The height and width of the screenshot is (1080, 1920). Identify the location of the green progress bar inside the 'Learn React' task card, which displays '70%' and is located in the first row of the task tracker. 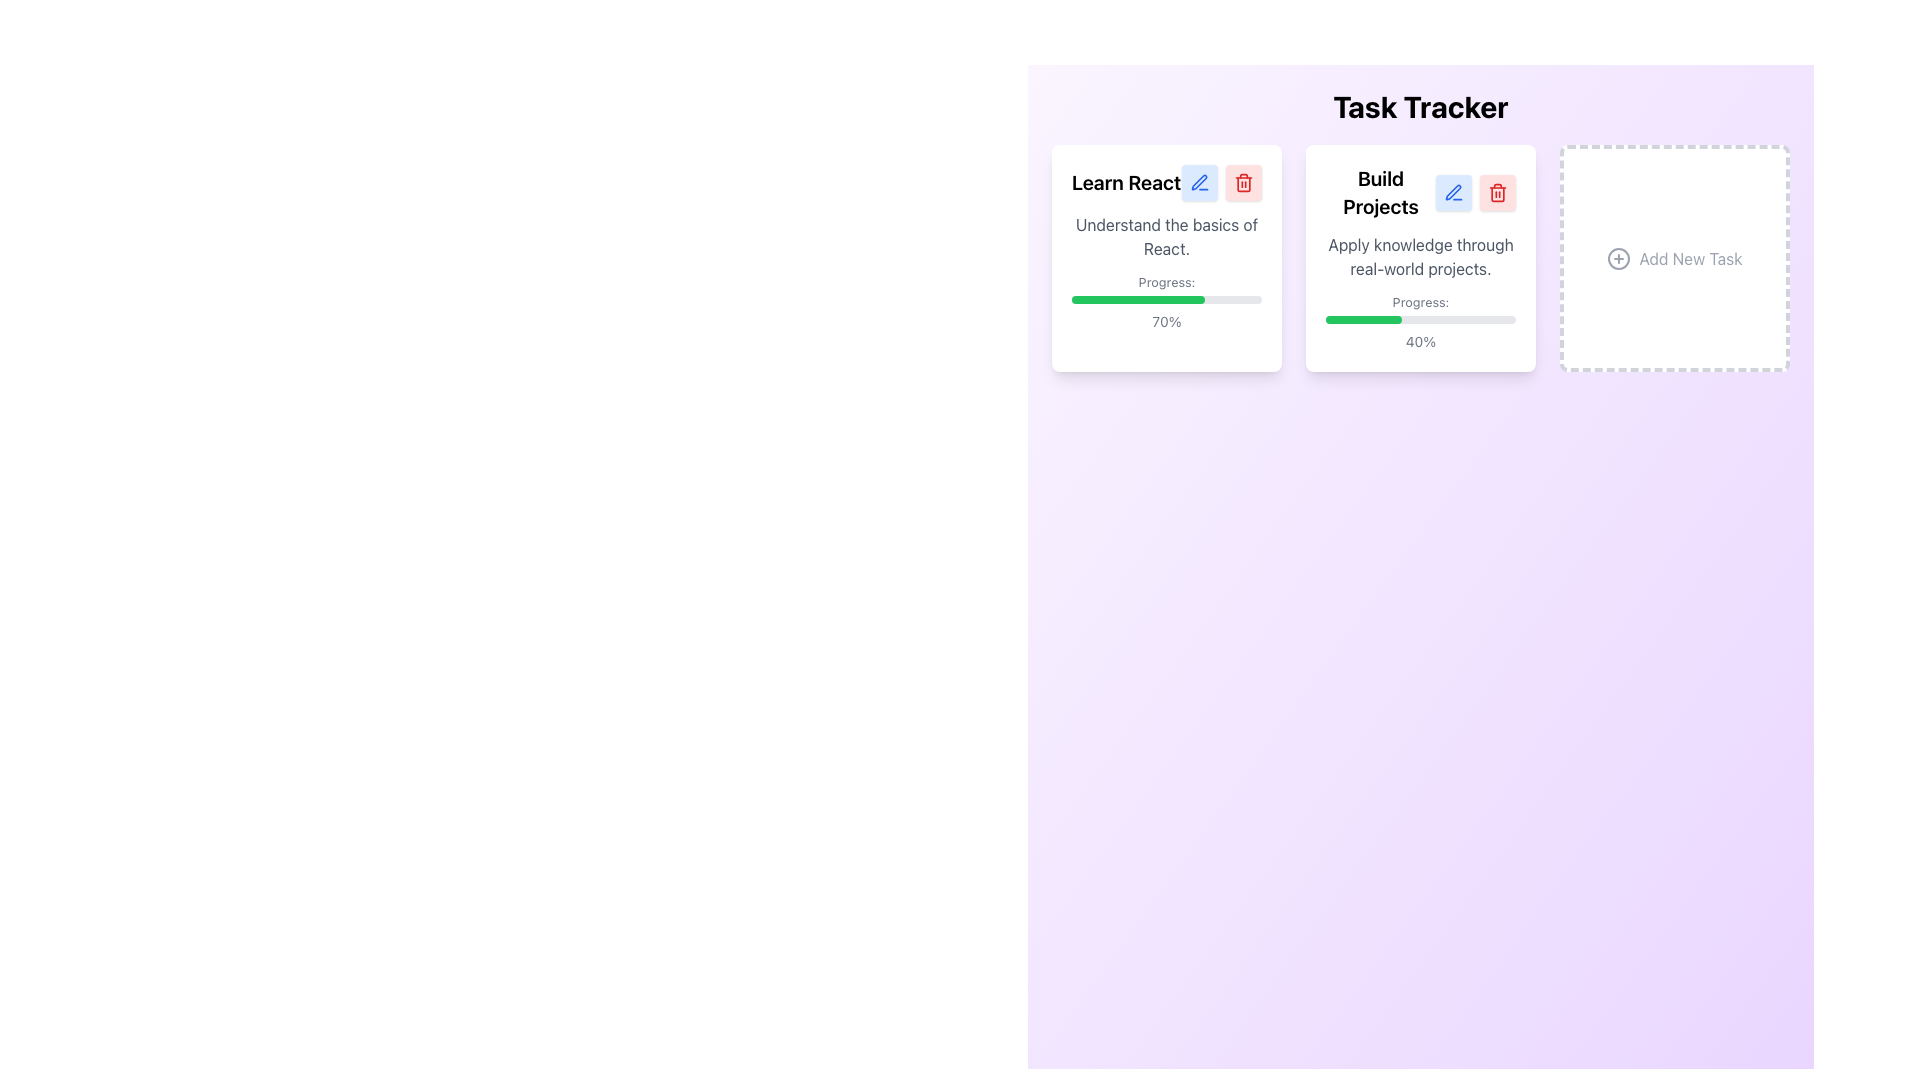
(1138, 300).